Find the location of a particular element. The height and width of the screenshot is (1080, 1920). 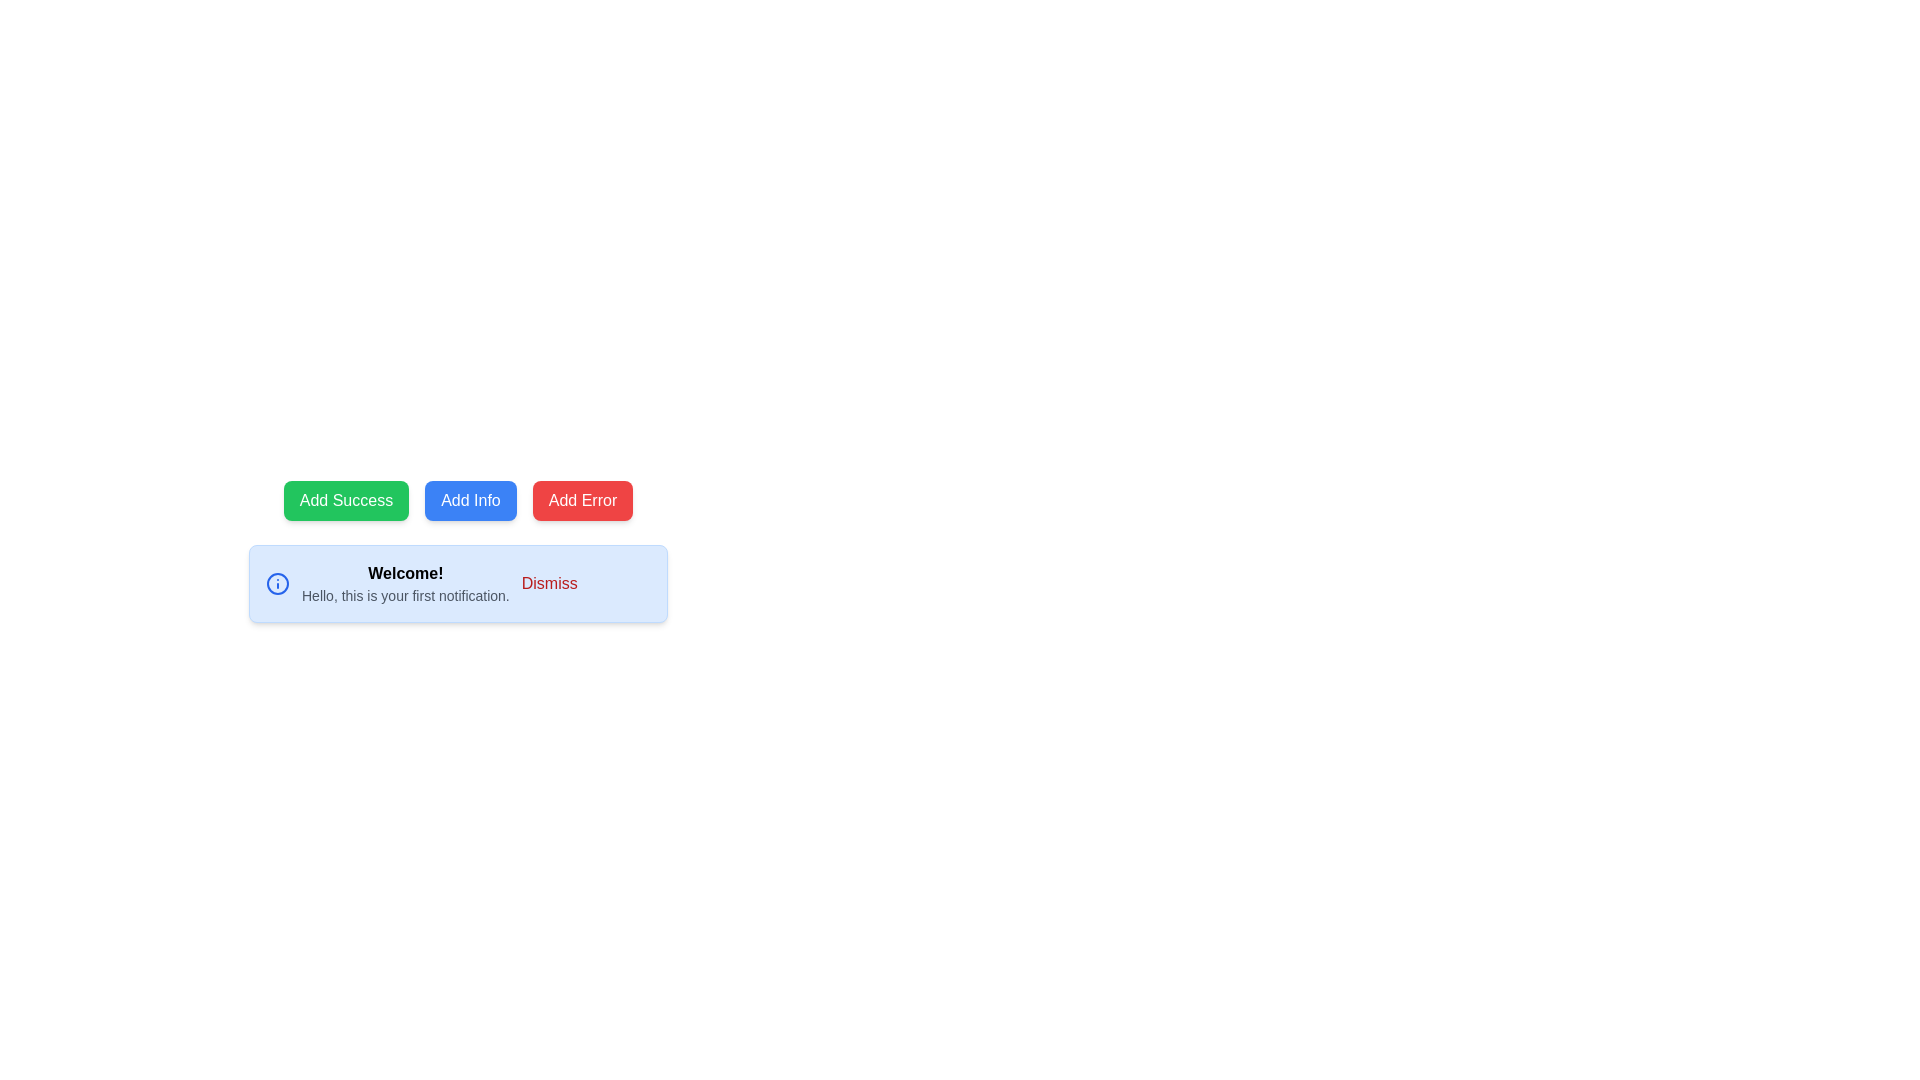

the 'Add Info' button, which has a blue background, white rounded corners, and displays the text 'Add Info' in white, to observe its hover effects is located at coordinates (469, 500).